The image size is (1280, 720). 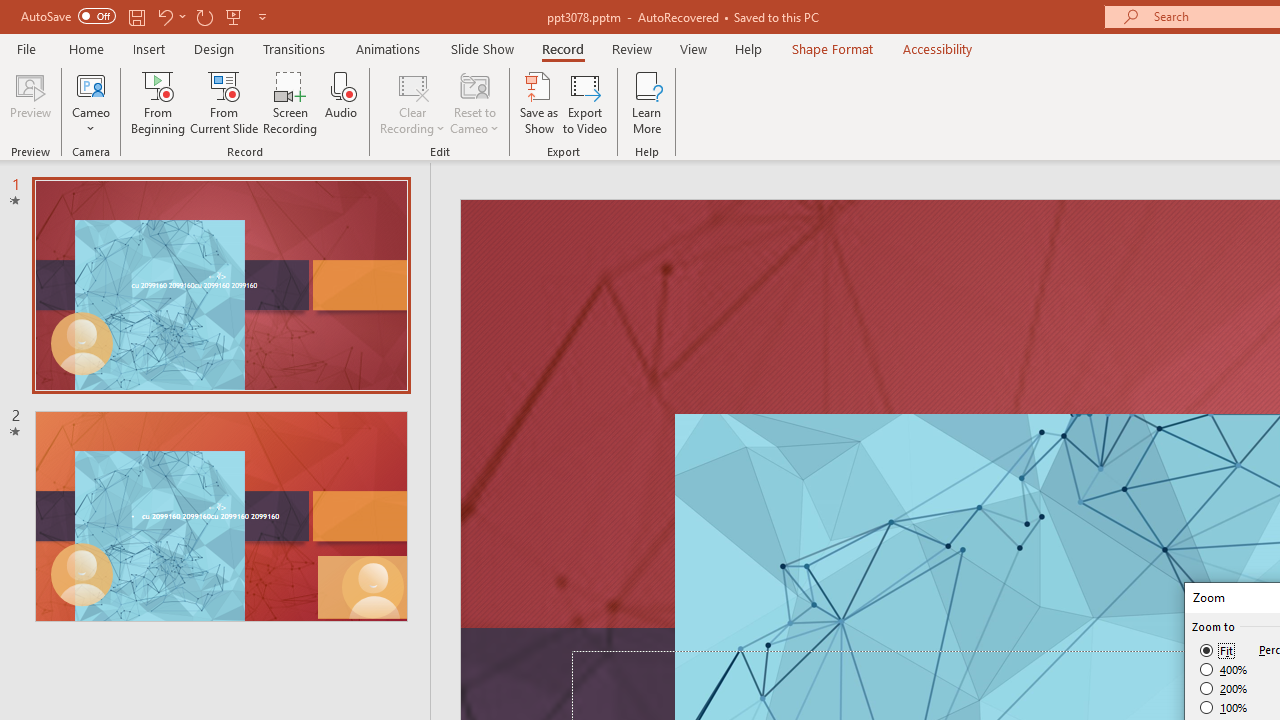 I want to click on 'Audio', so click(x=341, y=103).